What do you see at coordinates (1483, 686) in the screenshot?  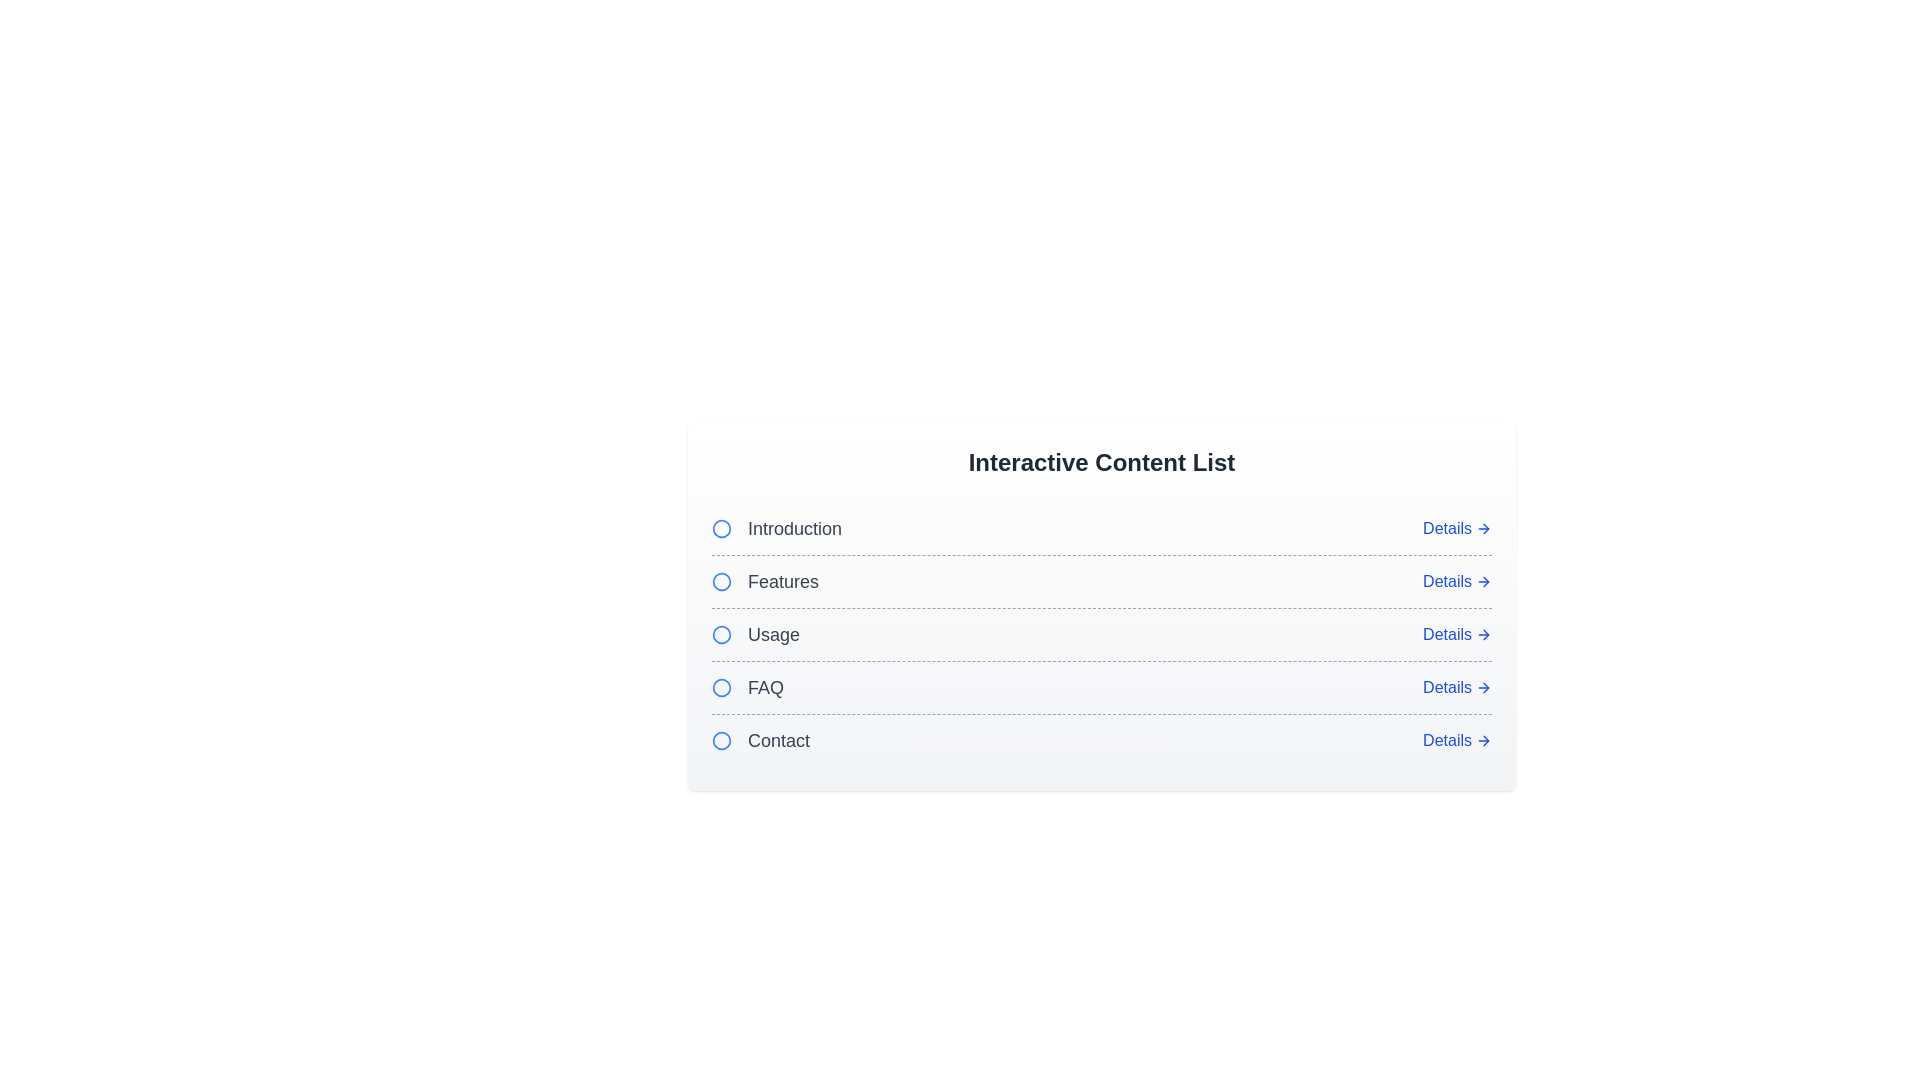 I see `the arrow icon located to the far right of the 'FAQ' row in the list of interactive items` at bounding box center [1483, 686].